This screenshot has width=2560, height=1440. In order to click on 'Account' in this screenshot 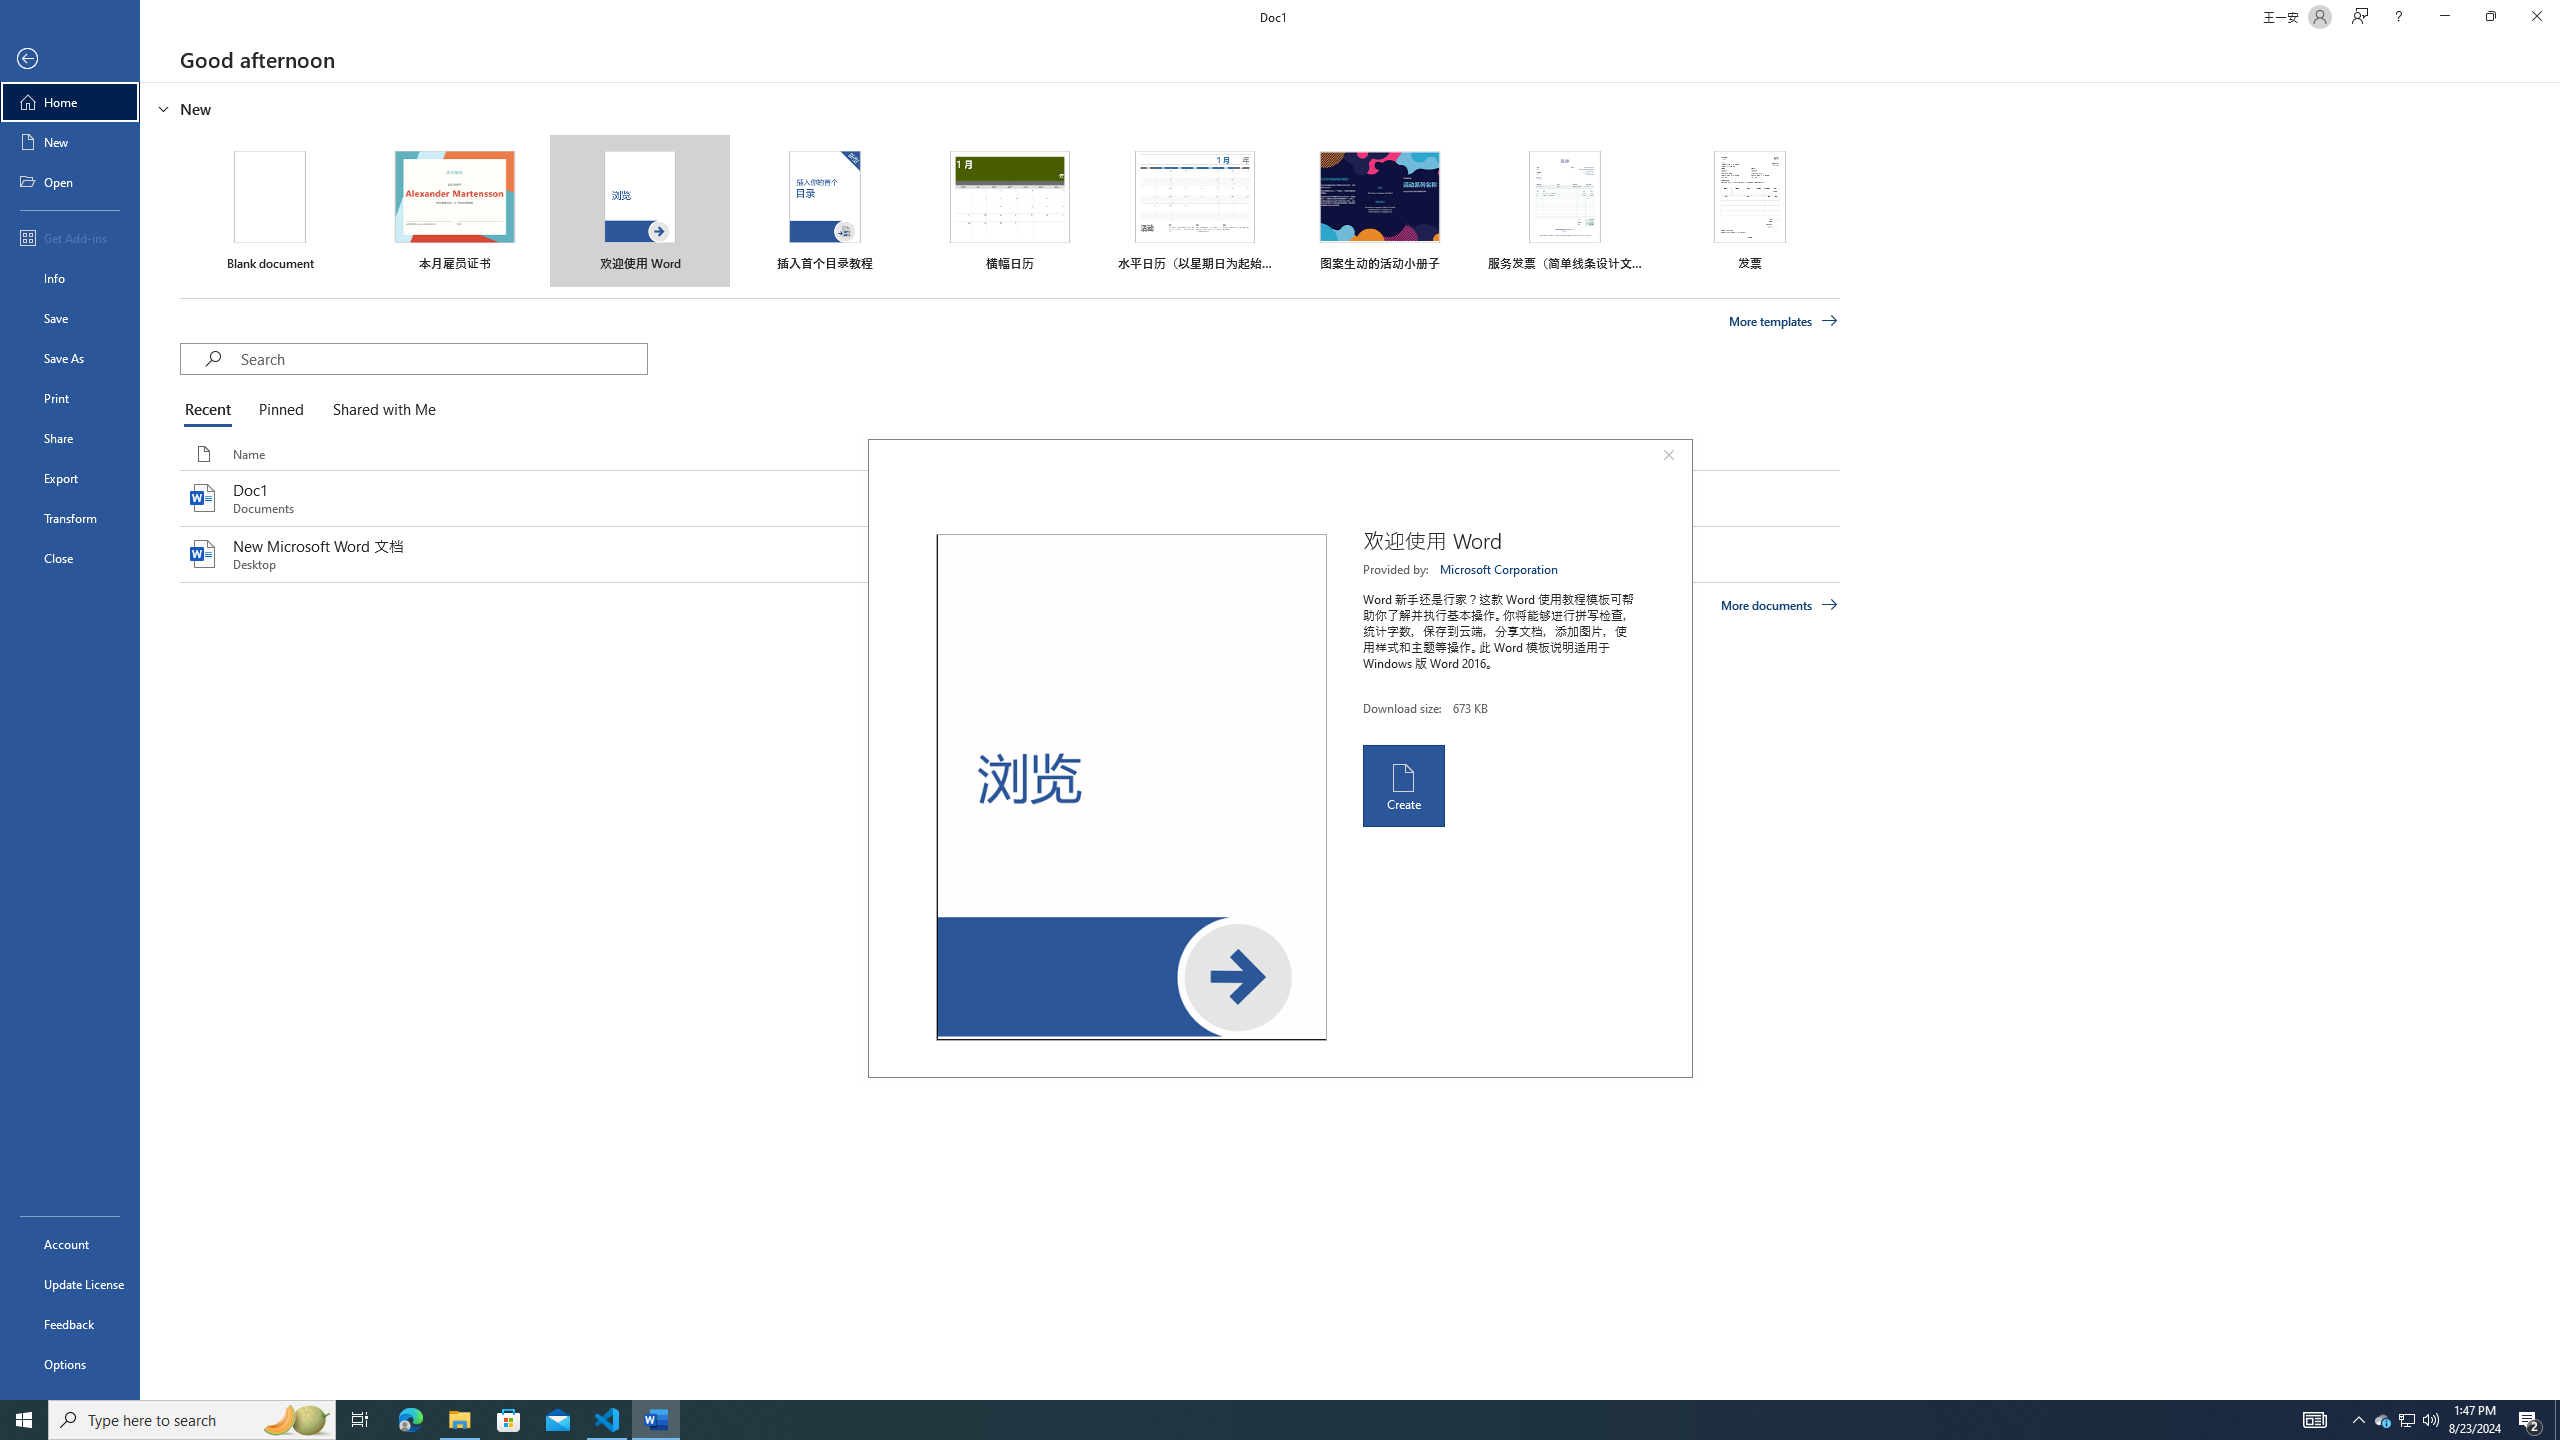, I will do `click(69, 1244)`.